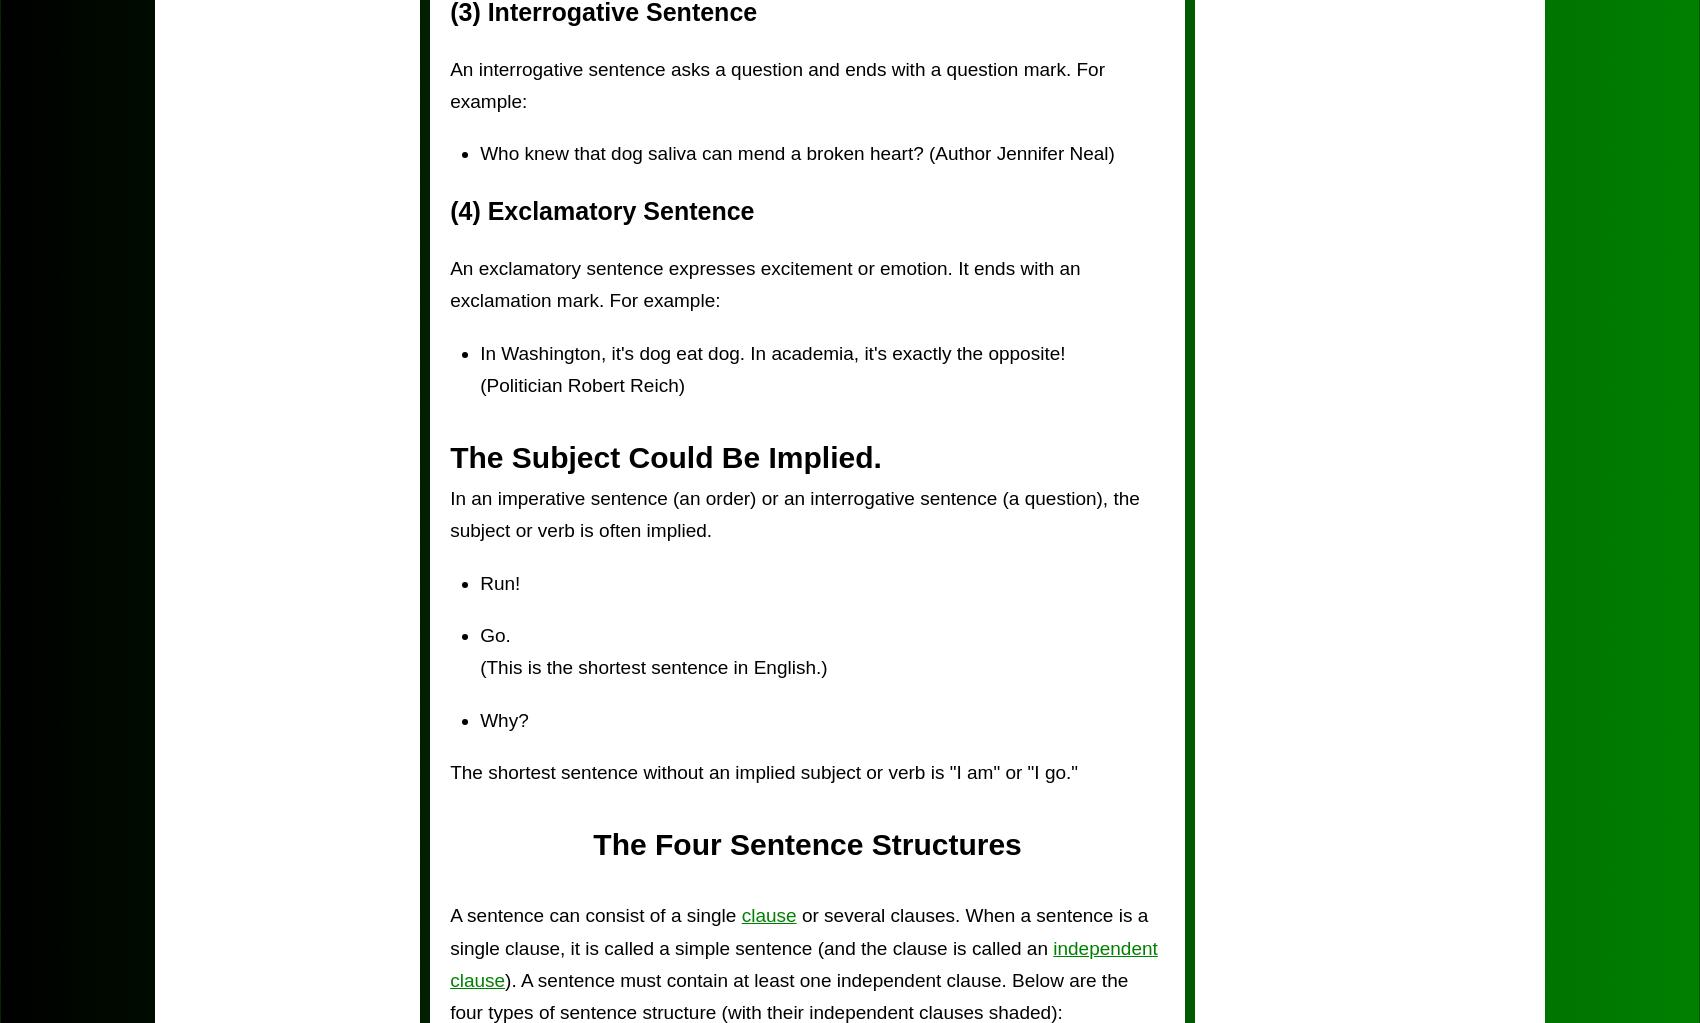 This screenshot has width=1700, height=1023. Describe the element at coordinates (793, 513) in the screenshot. I see `'In an imperative sentence (an order) or an interrogative sentence (a question), the subject or verb is often implied.'` at that location.